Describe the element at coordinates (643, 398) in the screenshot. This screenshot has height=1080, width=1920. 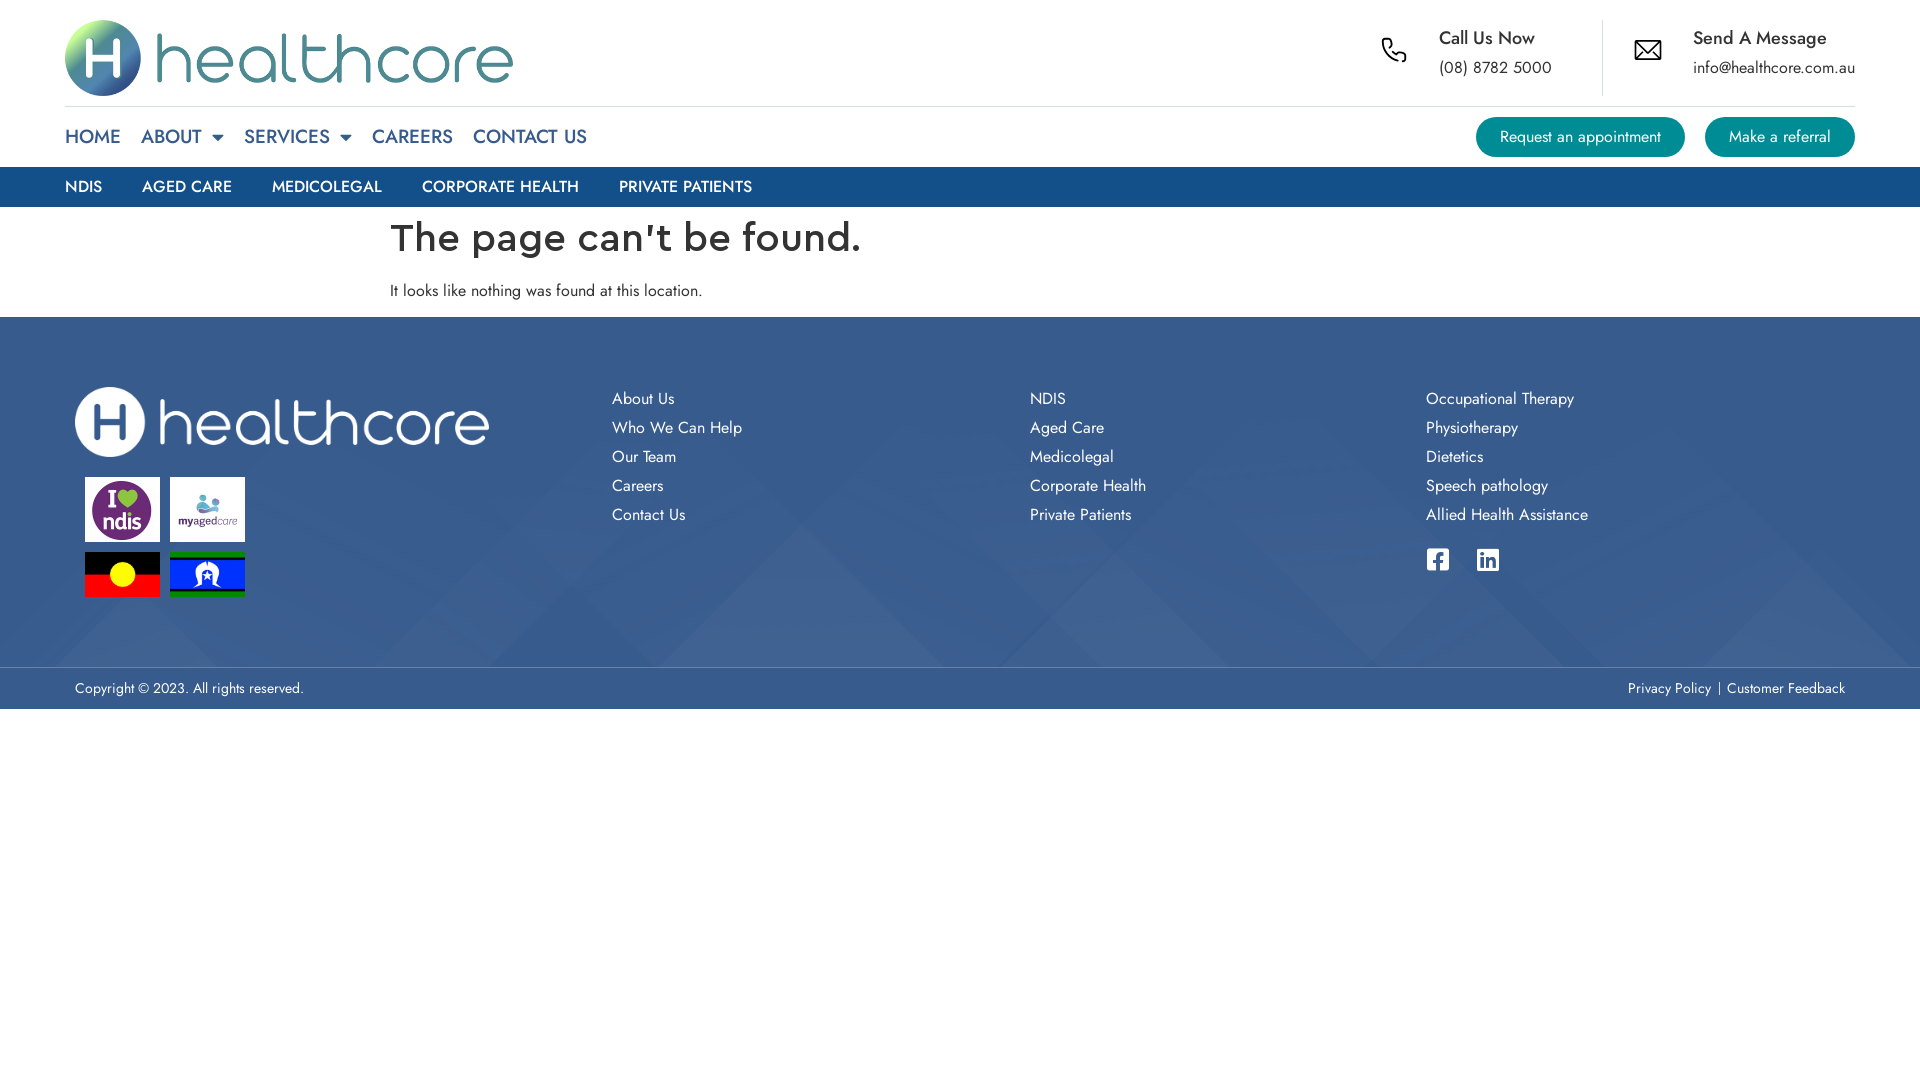
I see `'About Us'` at that location.